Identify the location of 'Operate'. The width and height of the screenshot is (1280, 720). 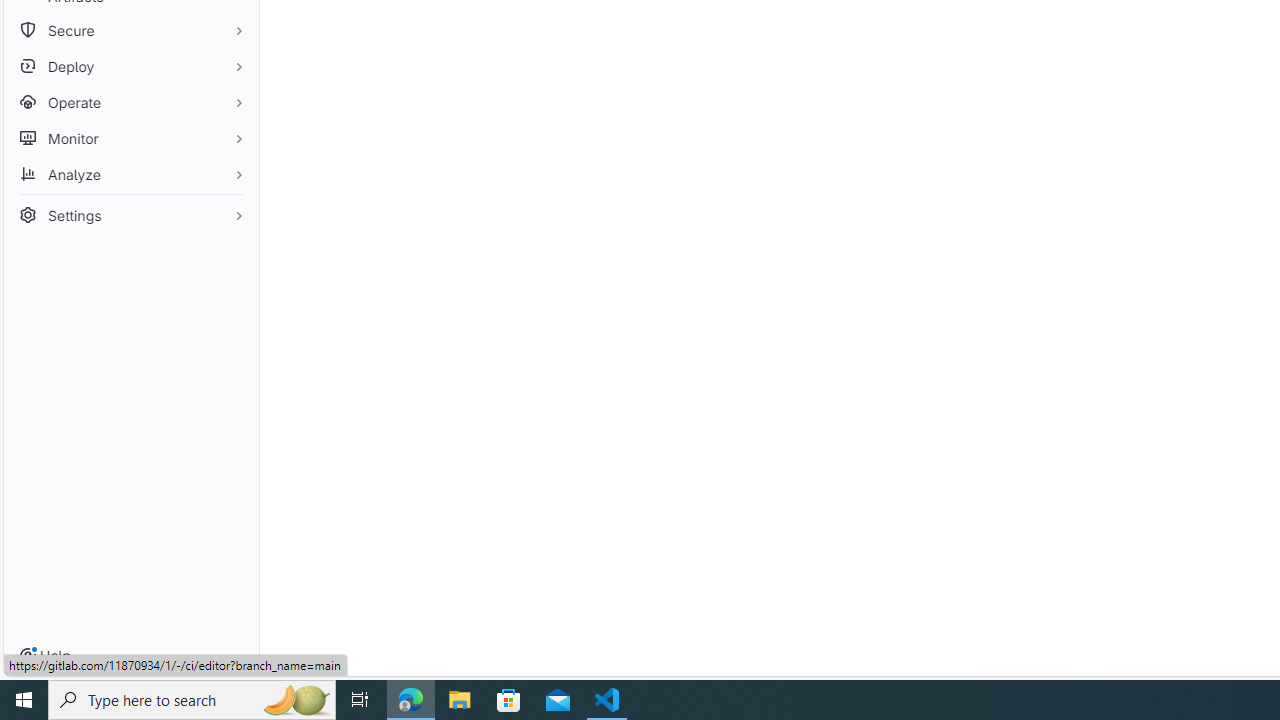
(130, 102).